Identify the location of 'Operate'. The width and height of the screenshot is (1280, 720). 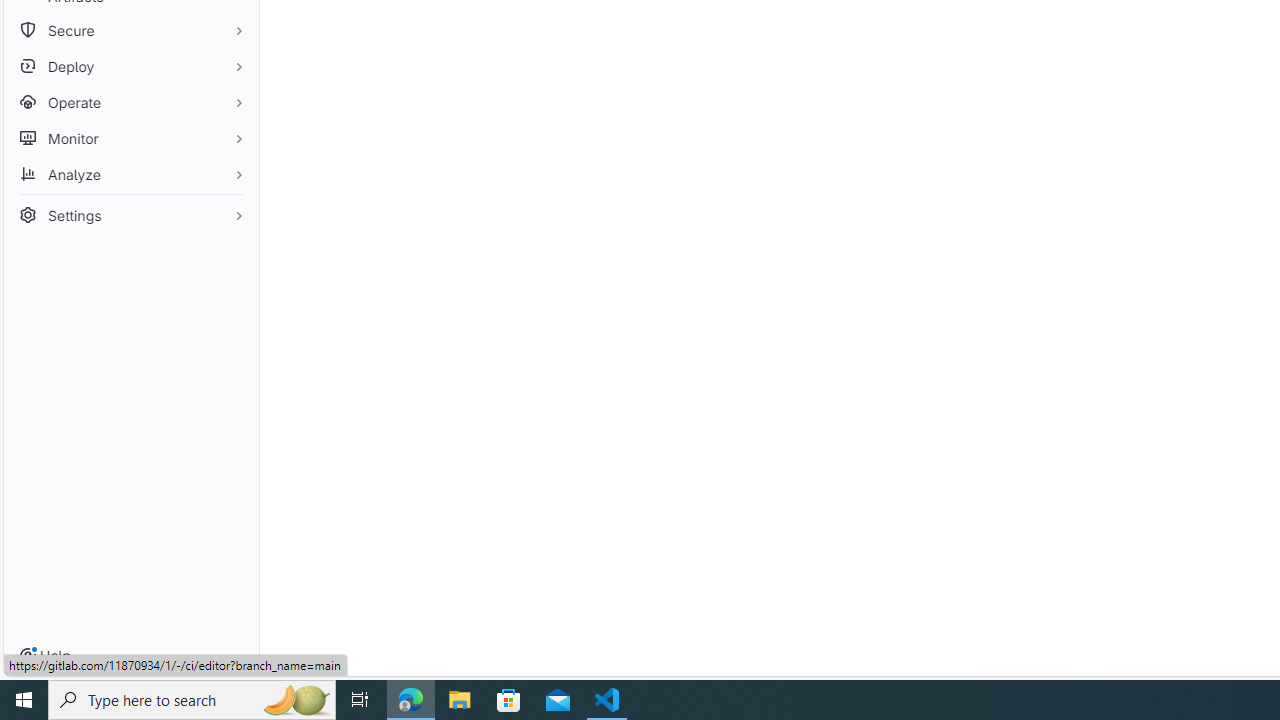
(130, 102).